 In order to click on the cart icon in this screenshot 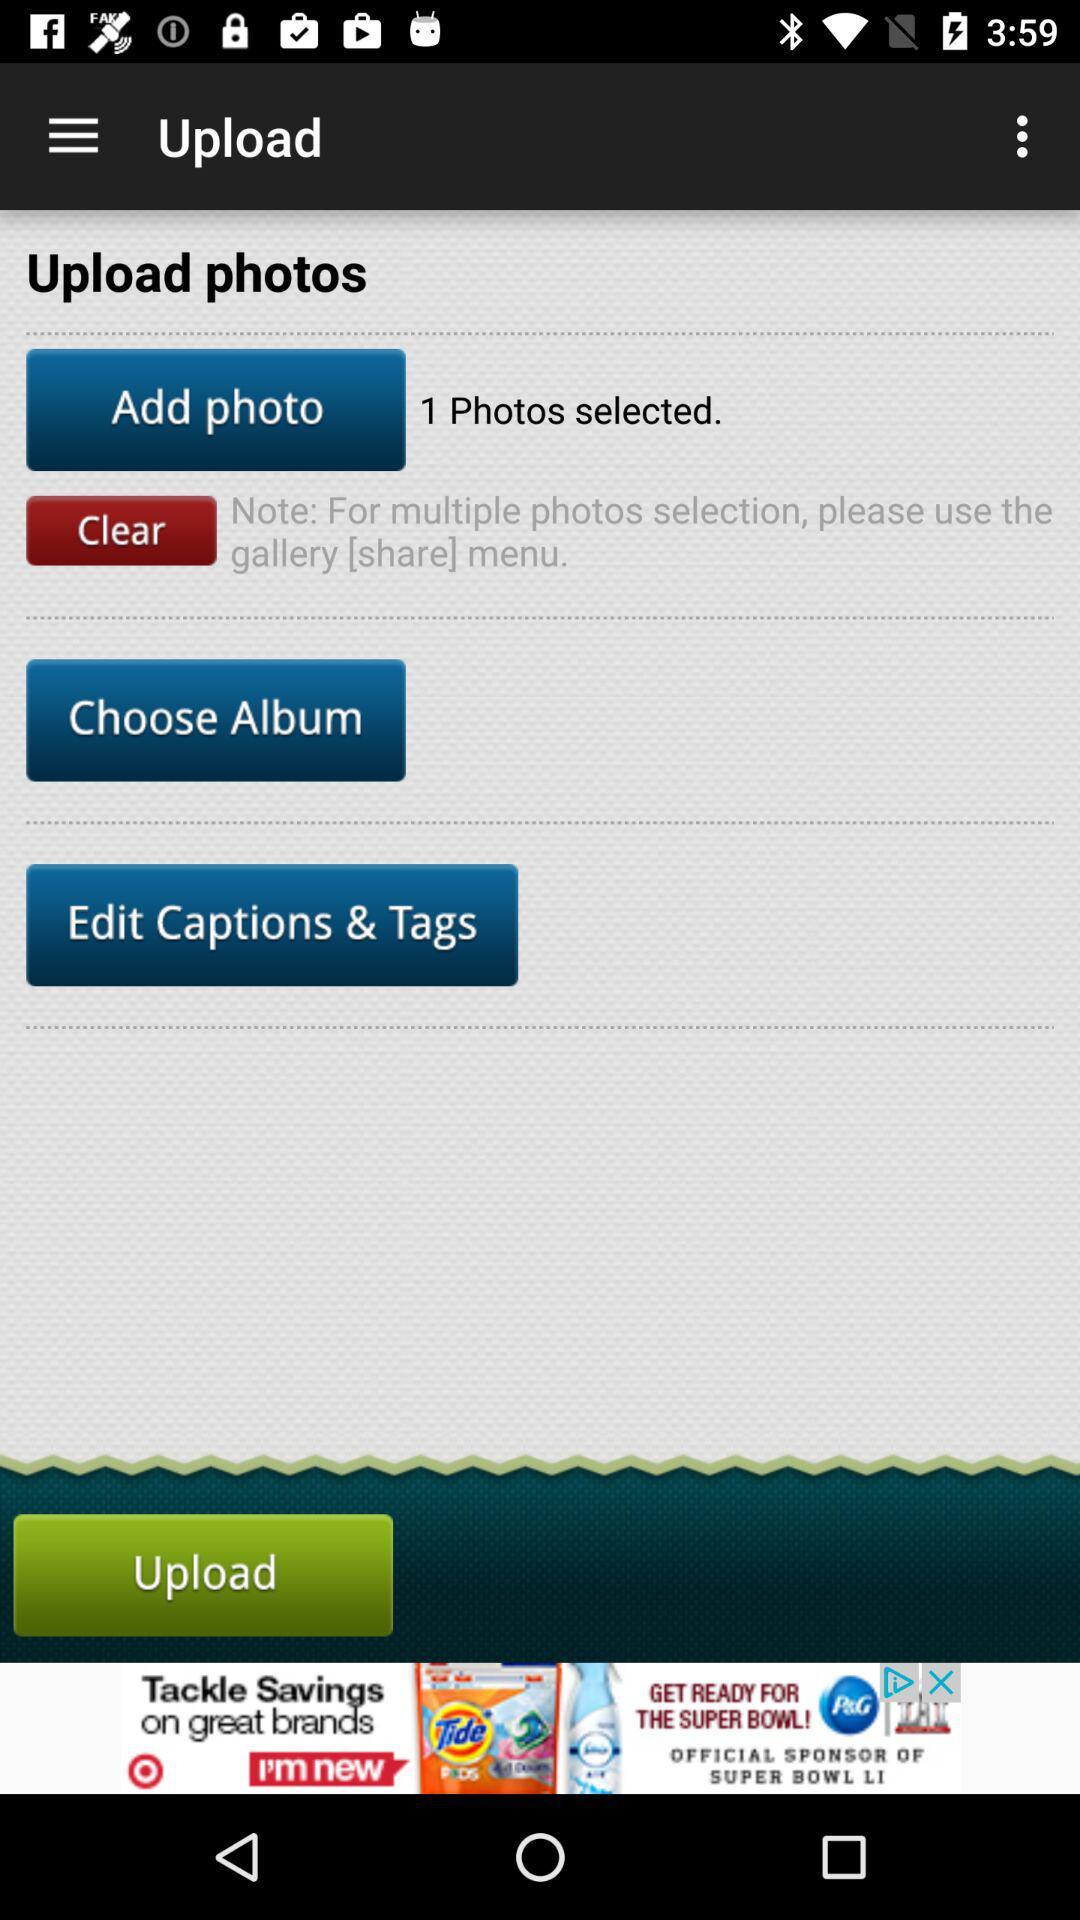, I will do `click(203, 1574)`.